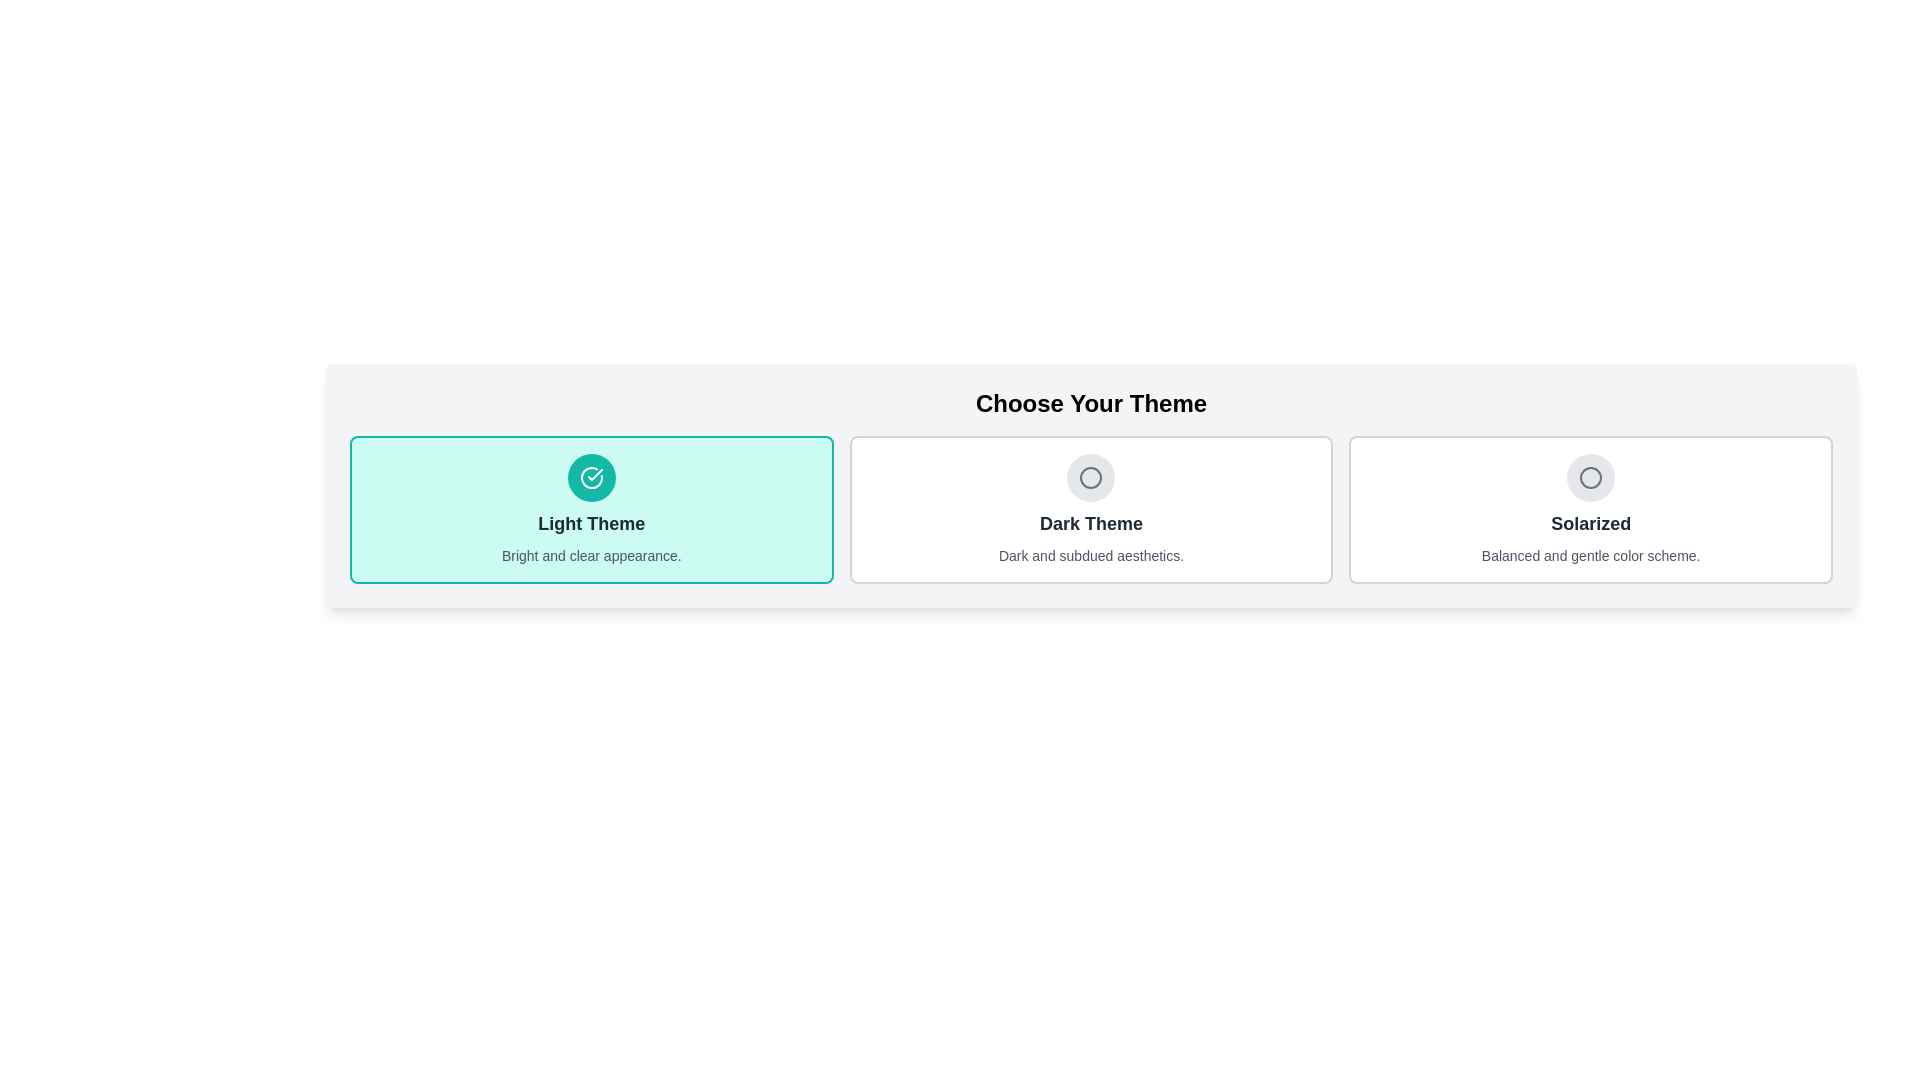 This screenshot has height=1080, width=1920. I want to click on the circular icon with a gray outline located in the third position under the 'Choose Your Theme' heading, which is part of the 'Solarized' theme option, so click(1590, 478).